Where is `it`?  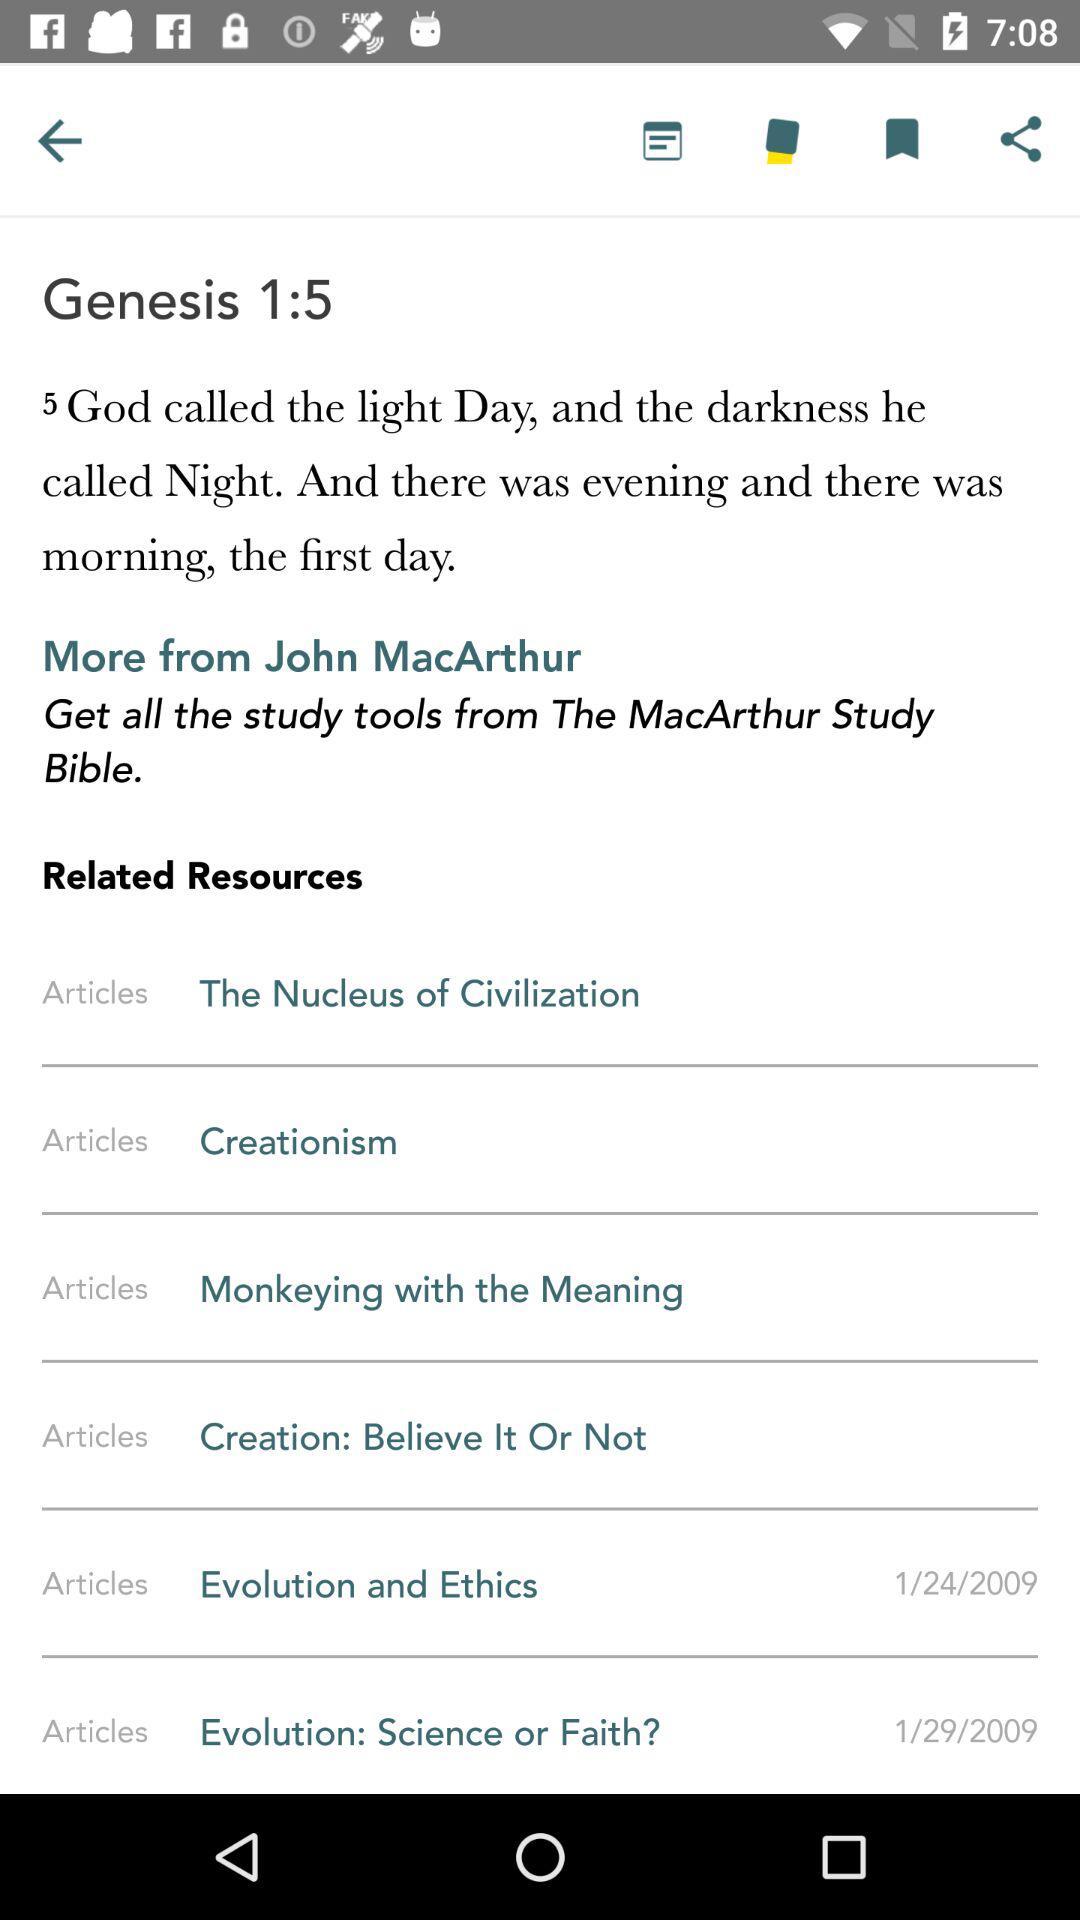
it is located at coordinates (901, 139).